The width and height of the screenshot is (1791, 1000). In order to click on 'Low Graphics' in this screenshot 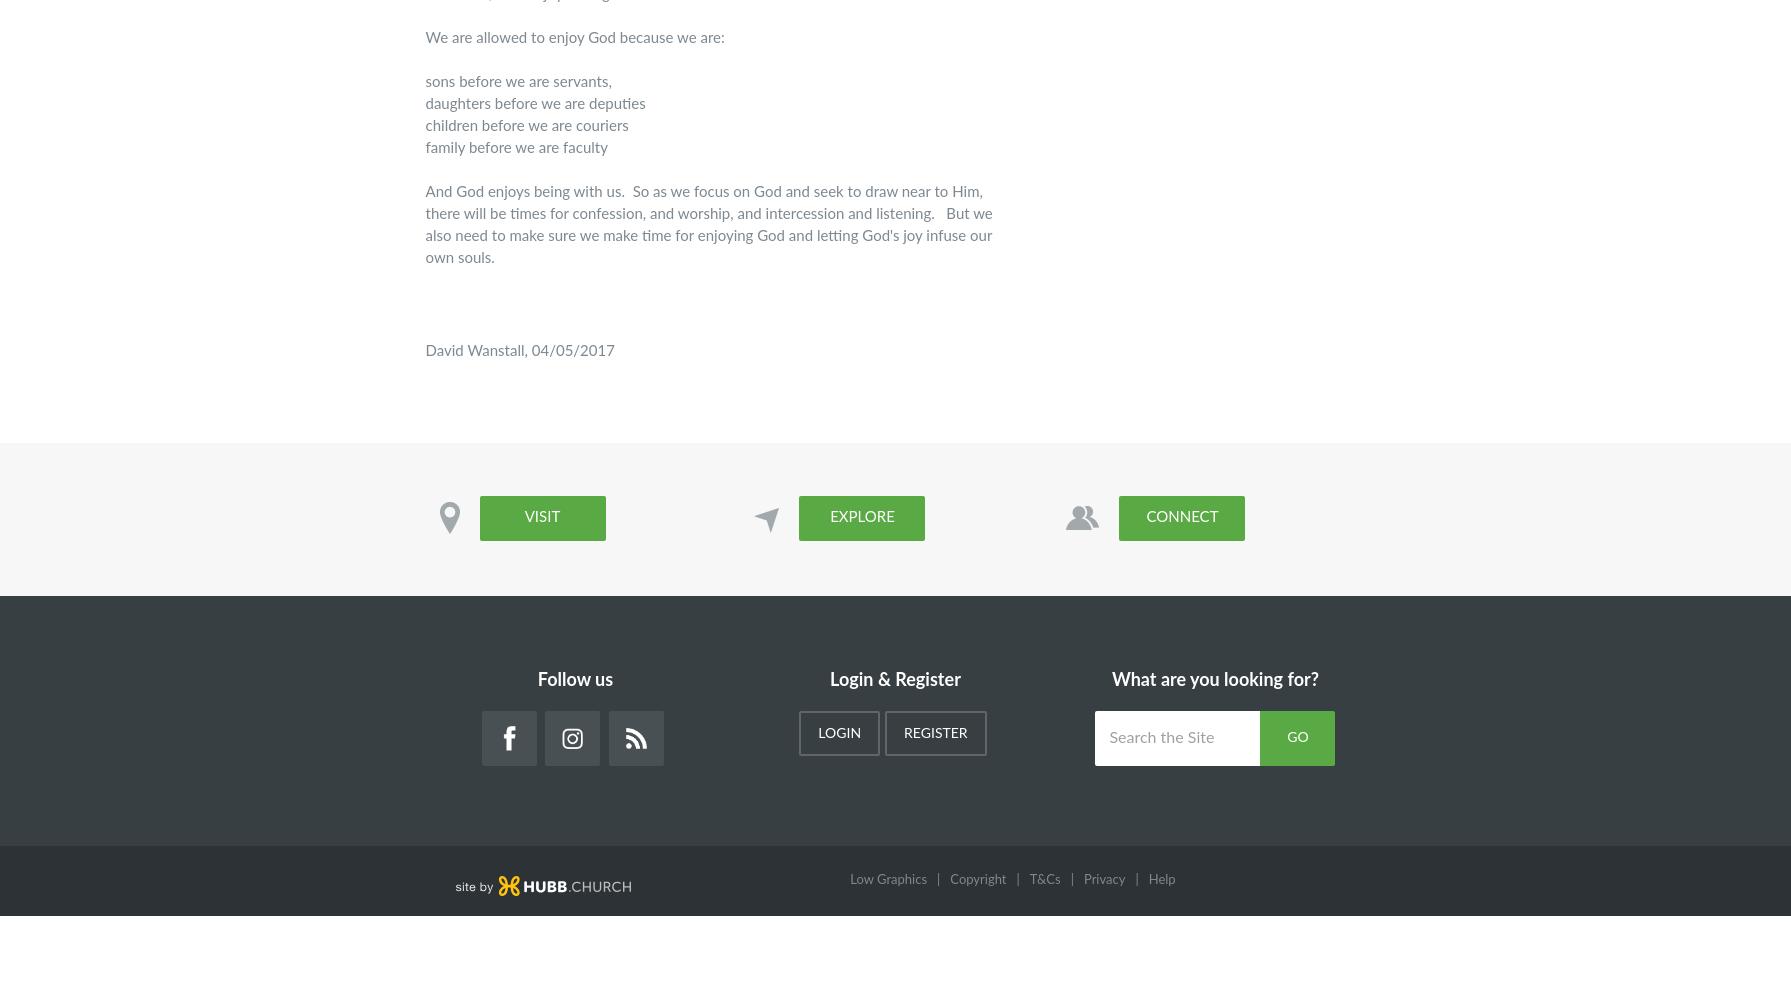, I will do `click(888, 880)`.